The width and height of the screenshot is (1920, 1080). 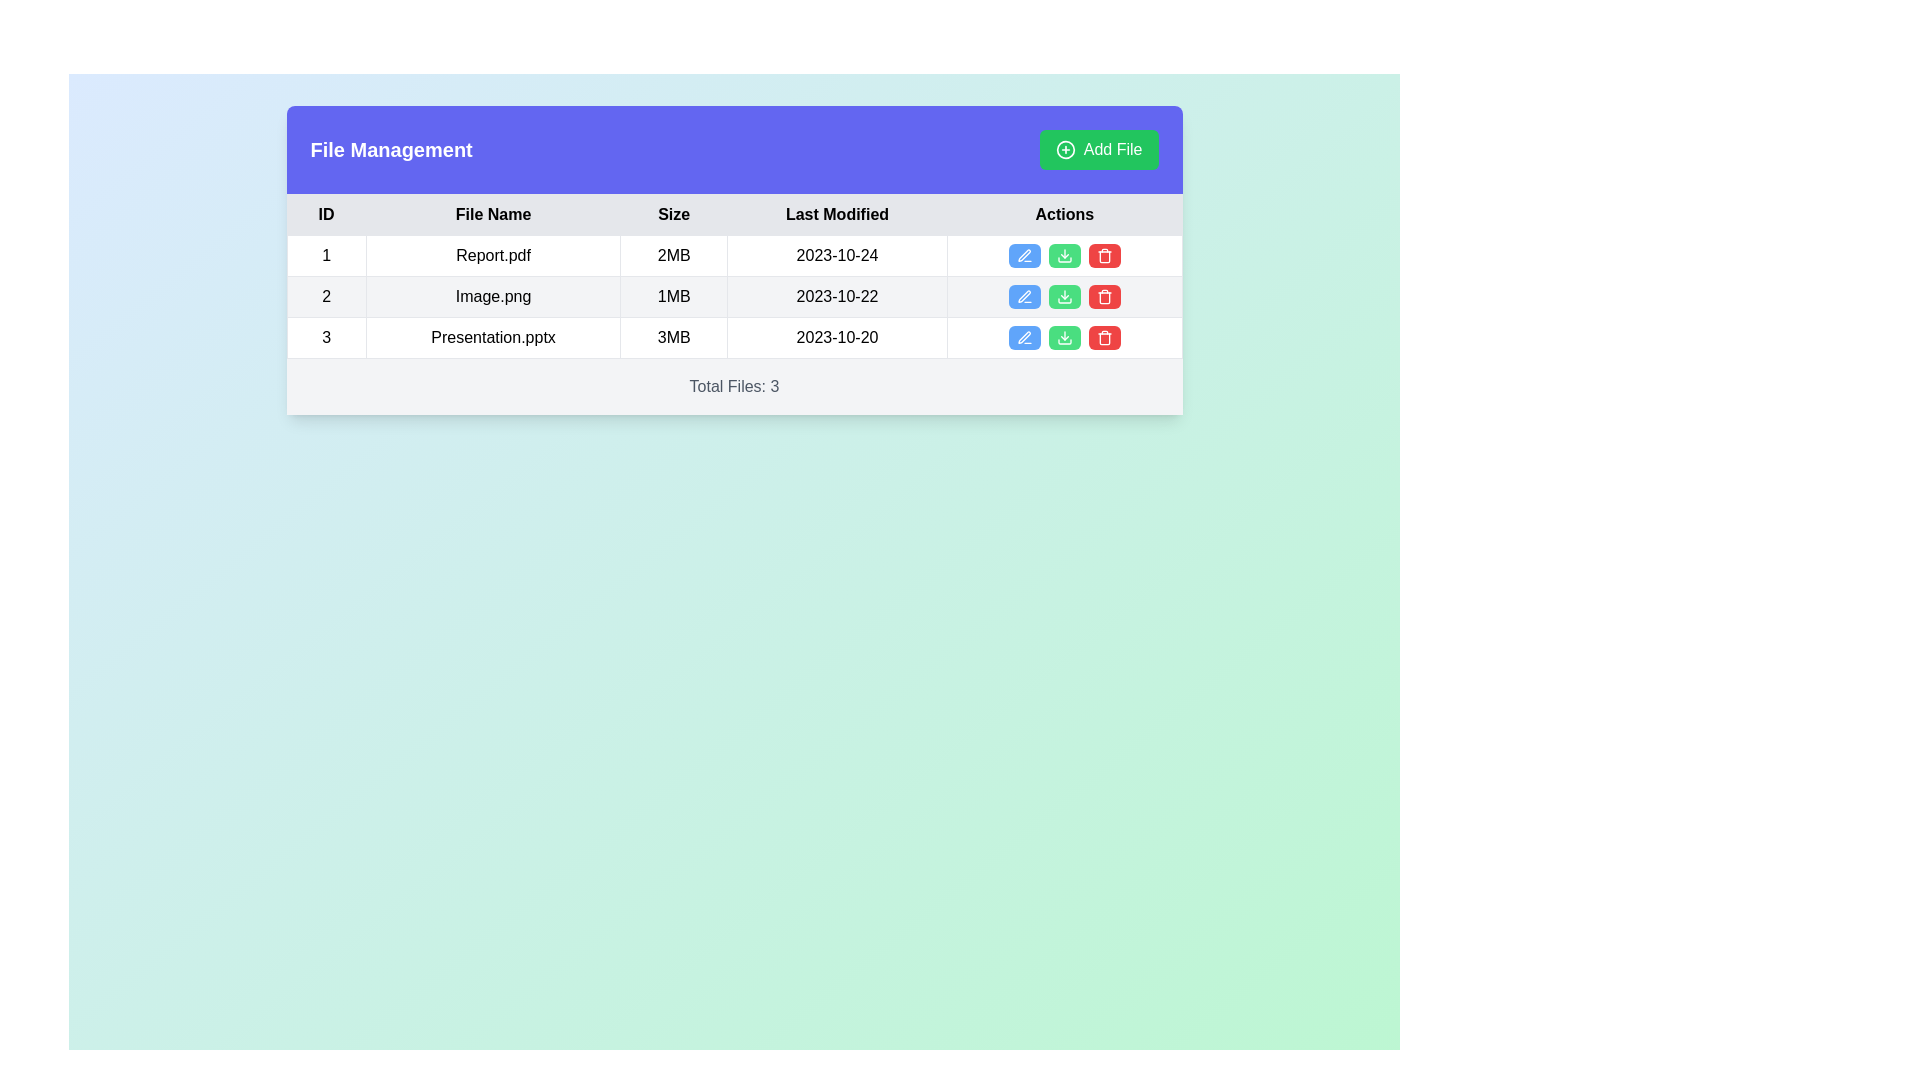 What do you see at coordinates (1063, 337) in the screenshot?
I see `the download icon button located in the 'Actions' column of the third row in the table to initiate file download` at bounding box center [1063, 337].